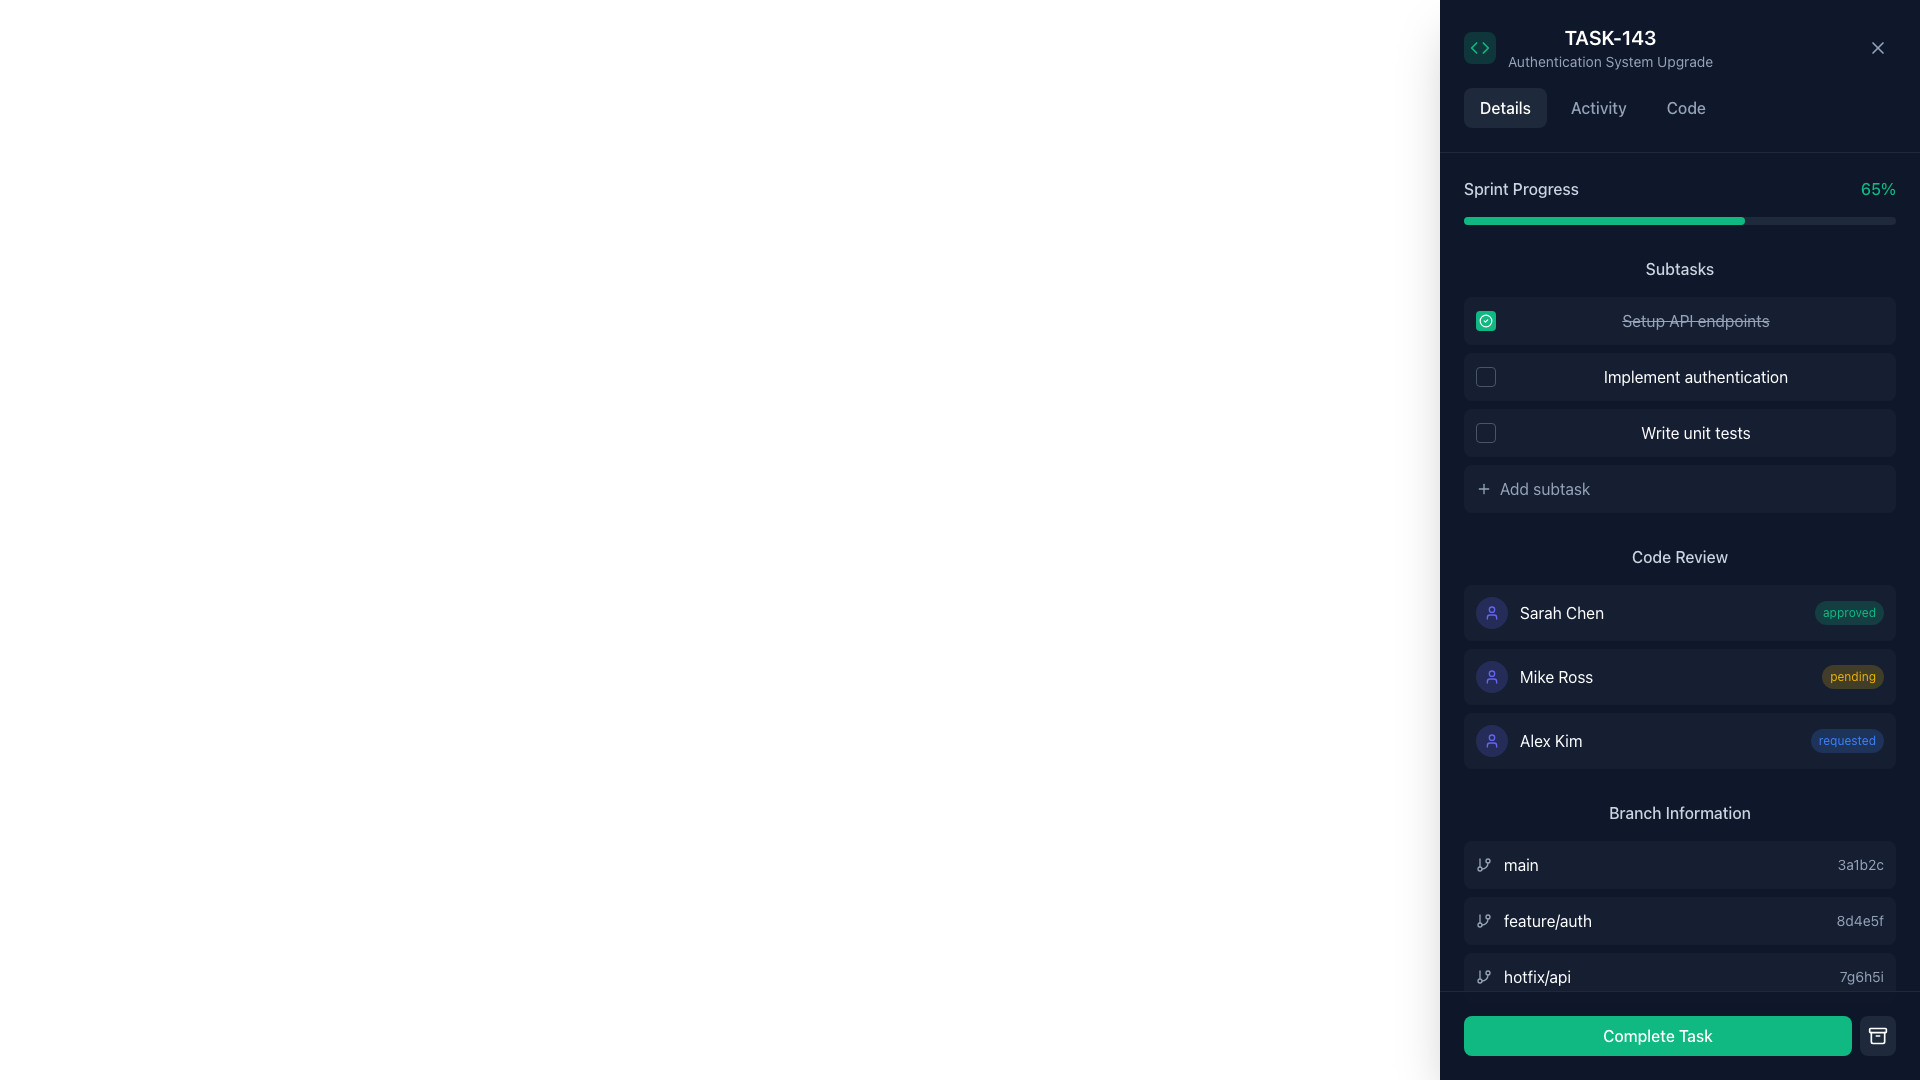 This screenshot has height=1080, width=1920. What do you see at coordinates (1485, 46) in the screenshot?
I see `the decorative right arrow shape within the SVG icon element that is part of the 'code' symbol, located near the top-left corner of the details panel` at bounding box center [1485, 46].